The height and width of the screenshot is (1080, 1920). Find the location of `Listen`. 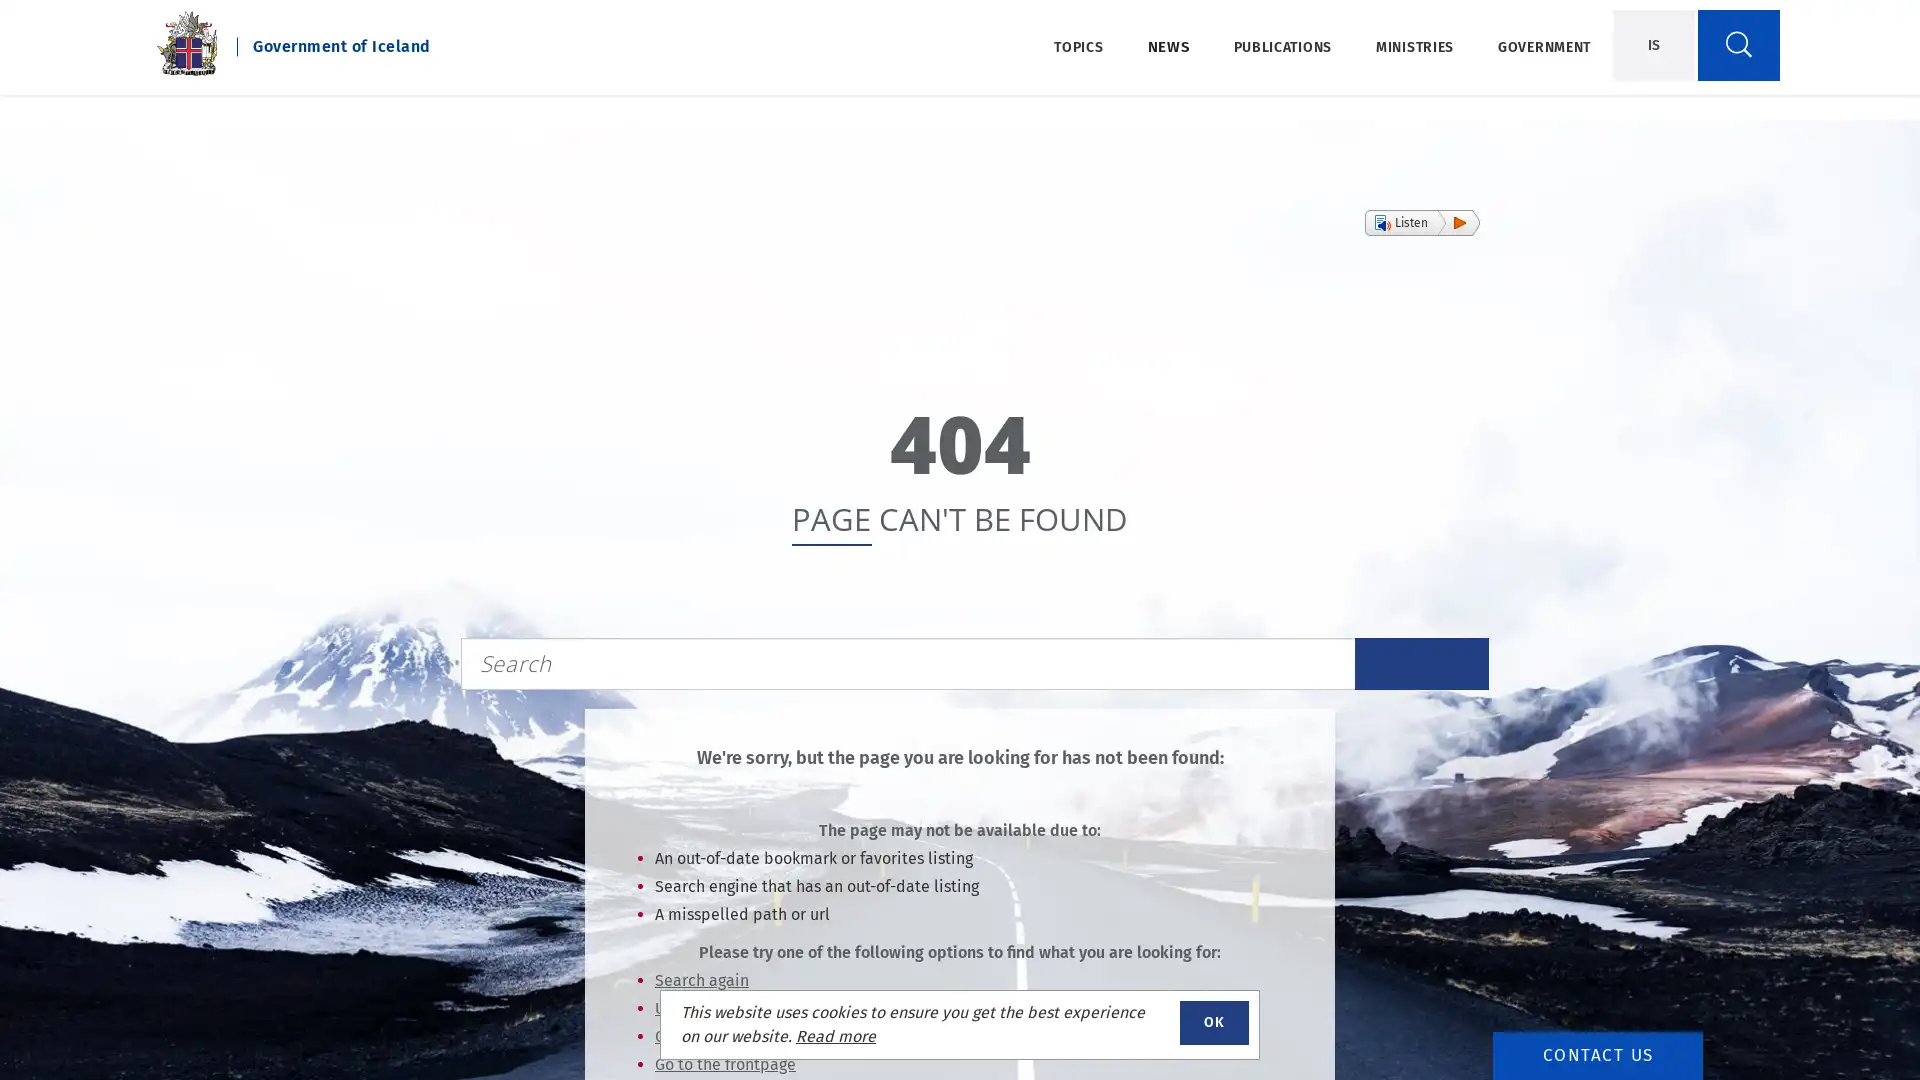

Listen is located at coordinates (1421, 223).